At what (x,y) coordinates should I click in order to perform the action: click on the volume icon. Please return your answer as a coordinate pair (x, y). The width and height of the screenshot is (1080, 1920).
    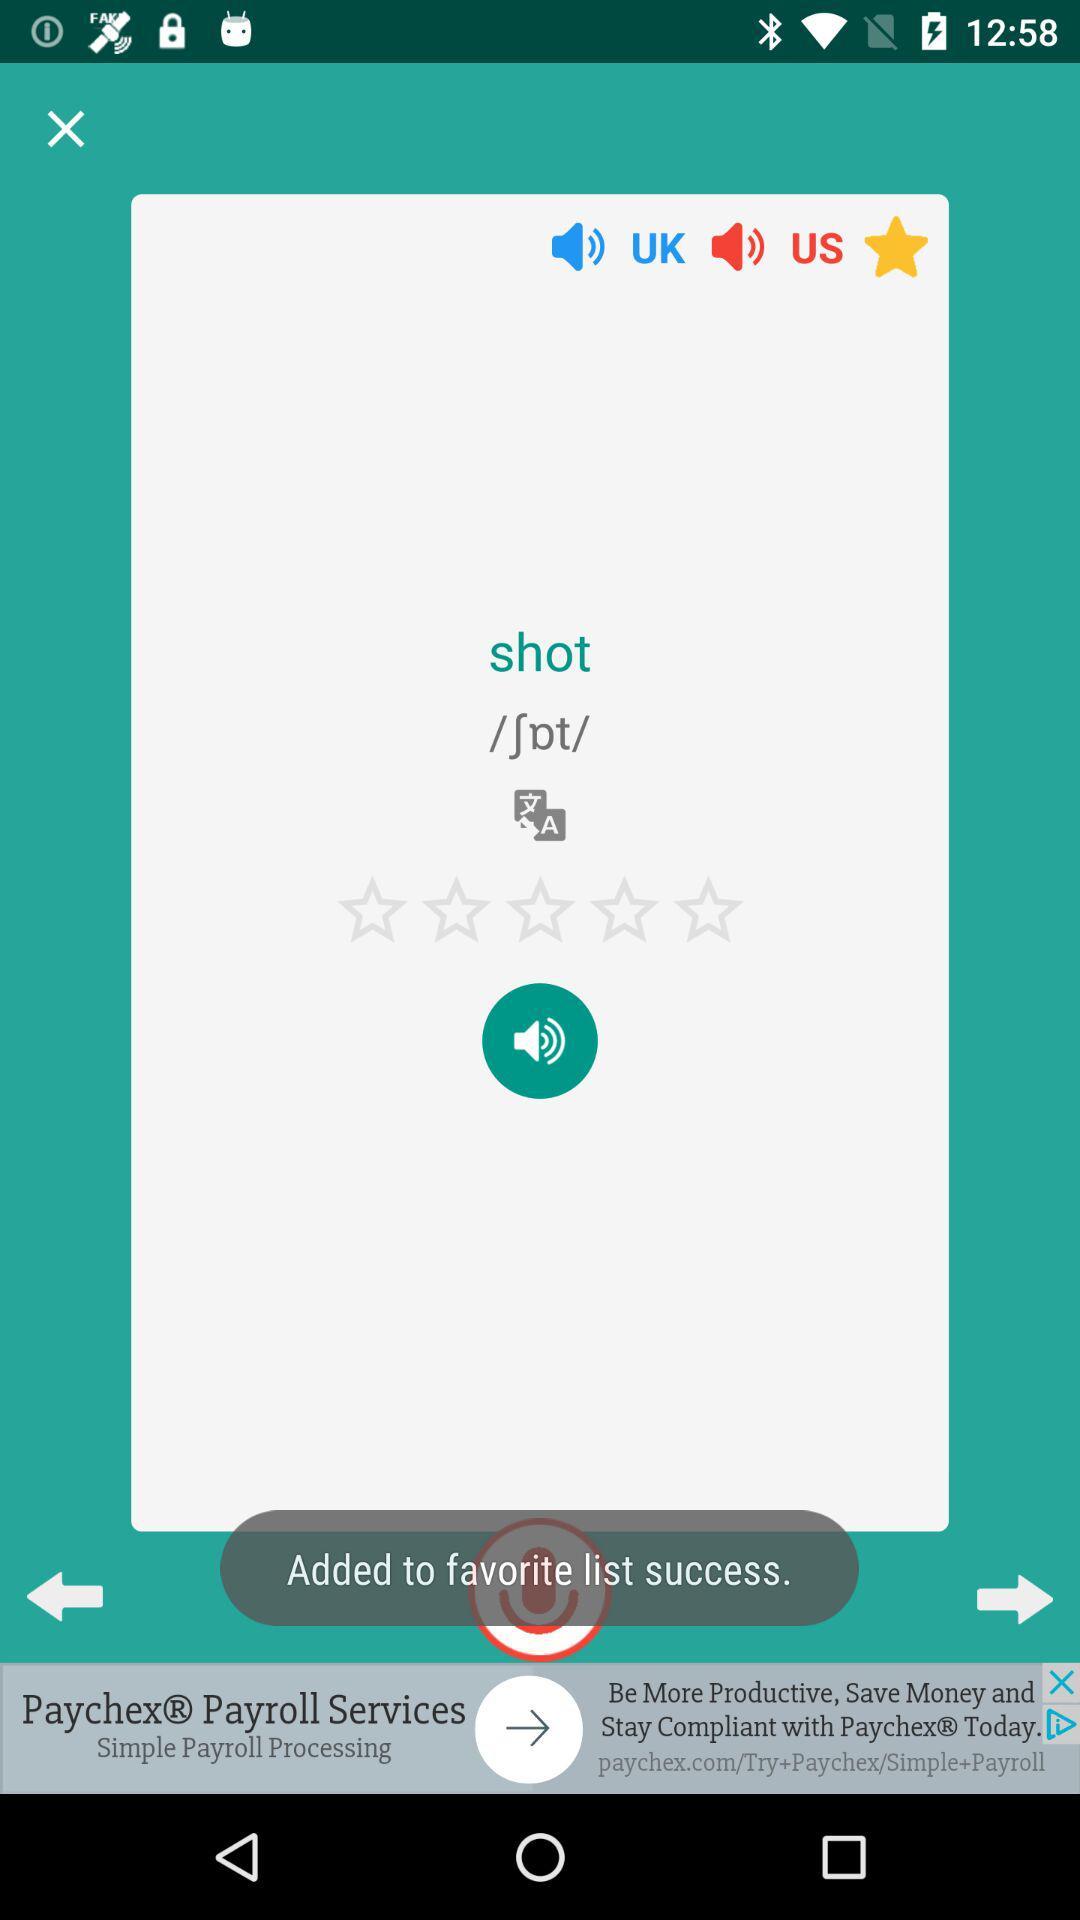
    Looking at the image, I should click on (578, 245).